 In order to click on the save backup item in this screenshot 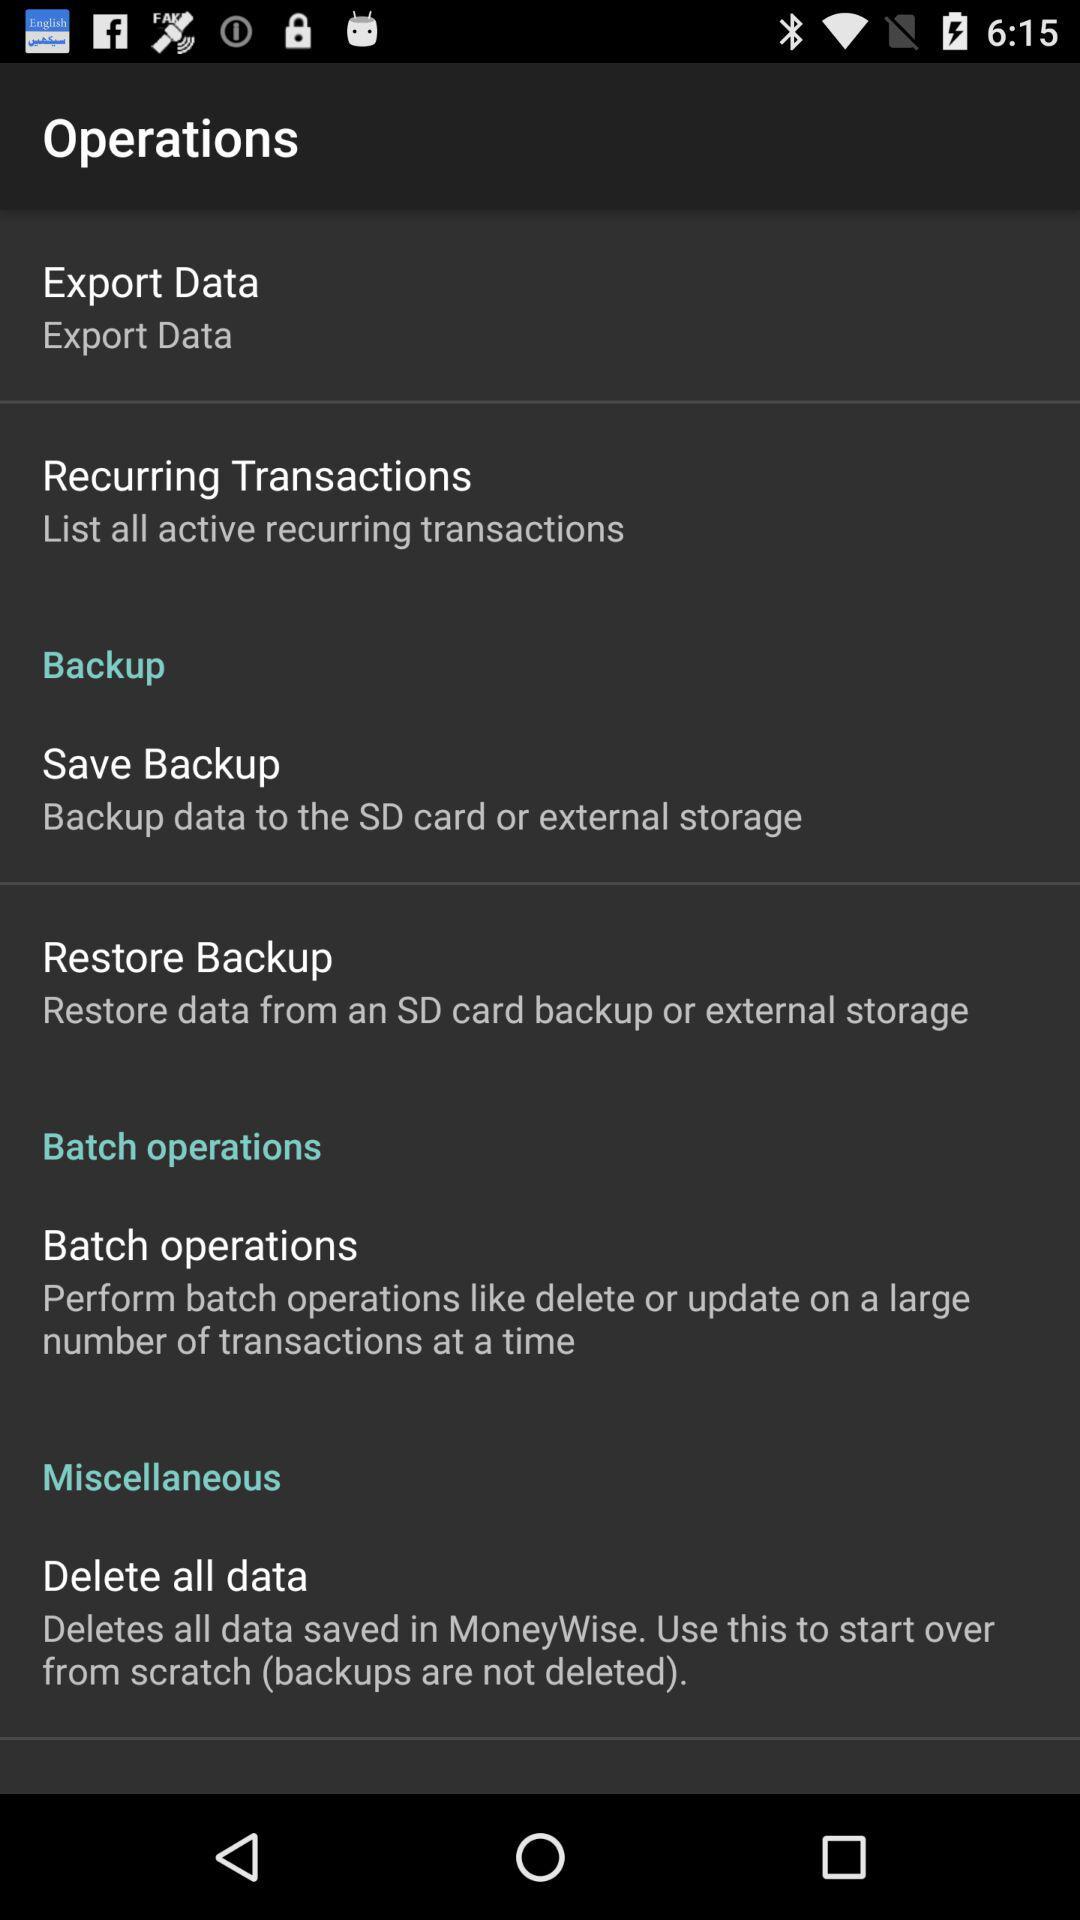, I will do `click(160, 761)`.